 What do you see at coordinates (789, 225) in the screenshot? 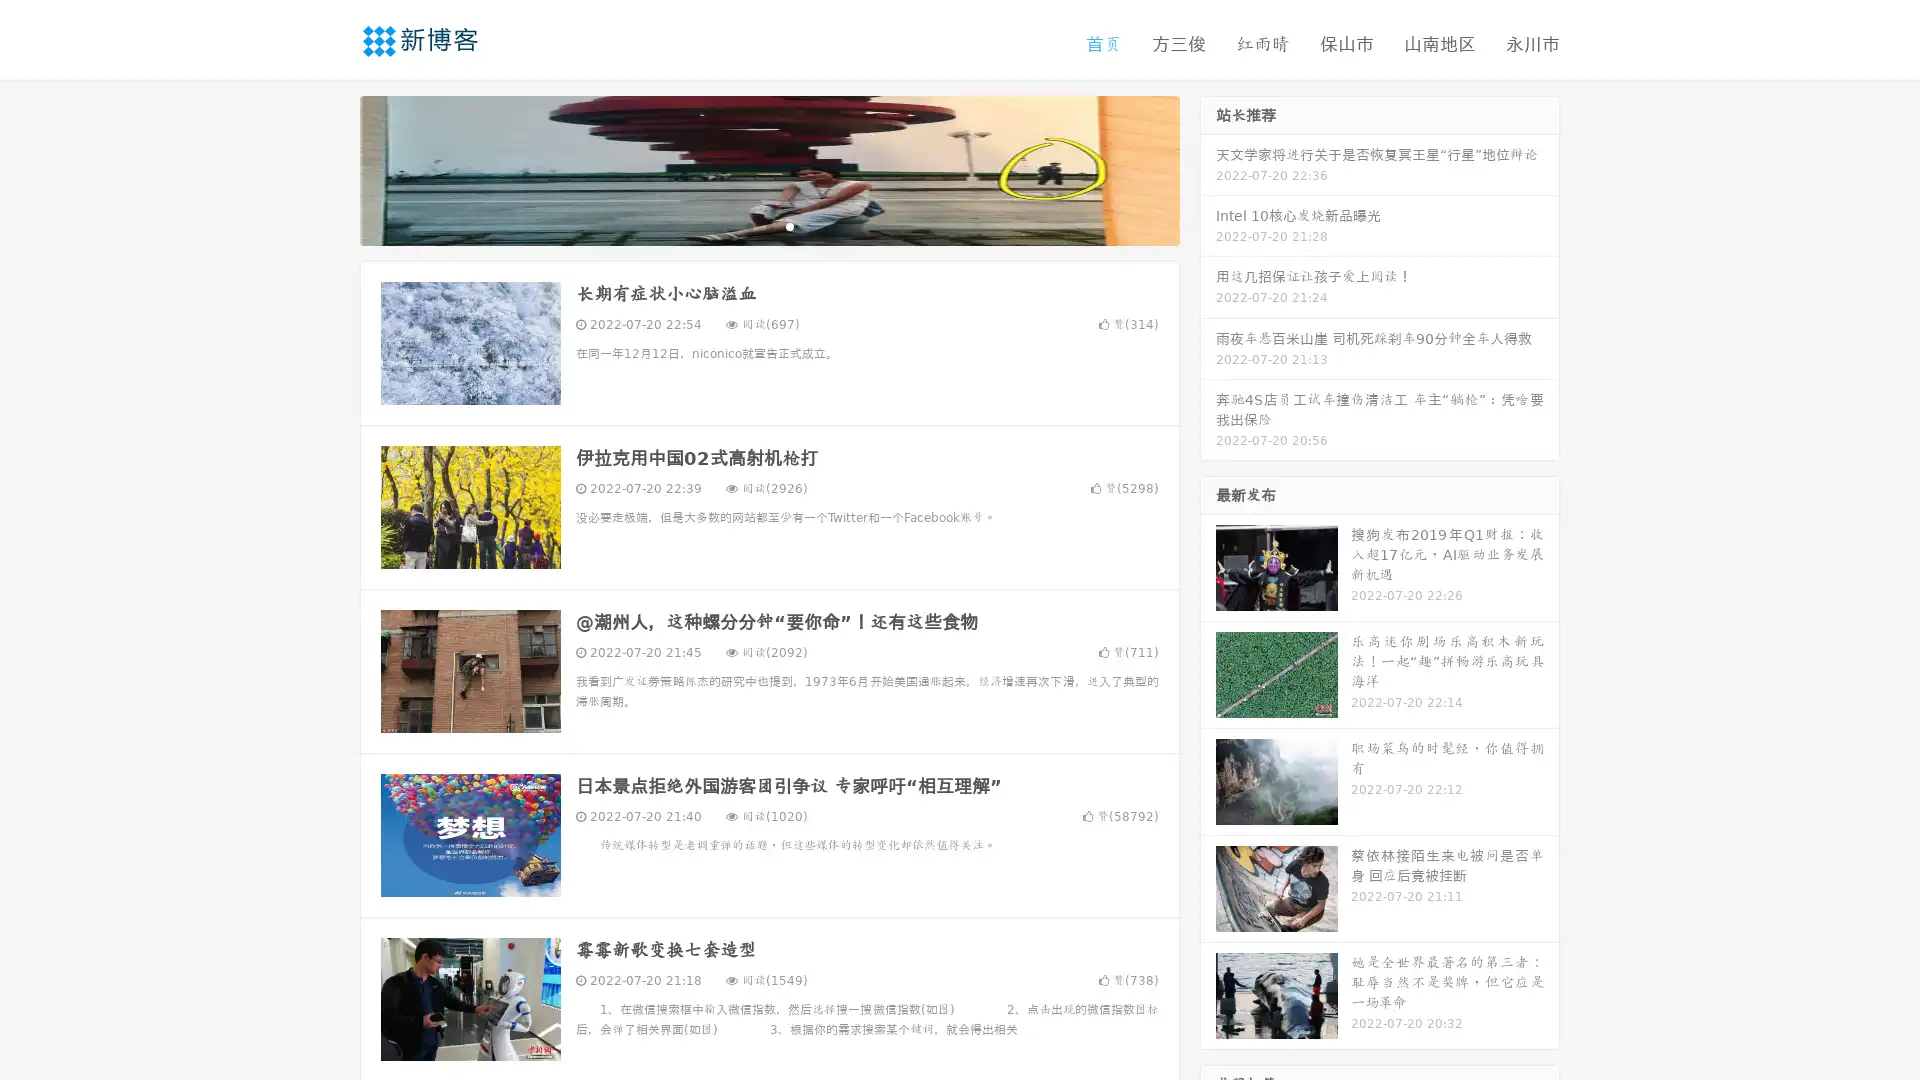
I see `Go to slide 3` at bounding box center [789, 225].